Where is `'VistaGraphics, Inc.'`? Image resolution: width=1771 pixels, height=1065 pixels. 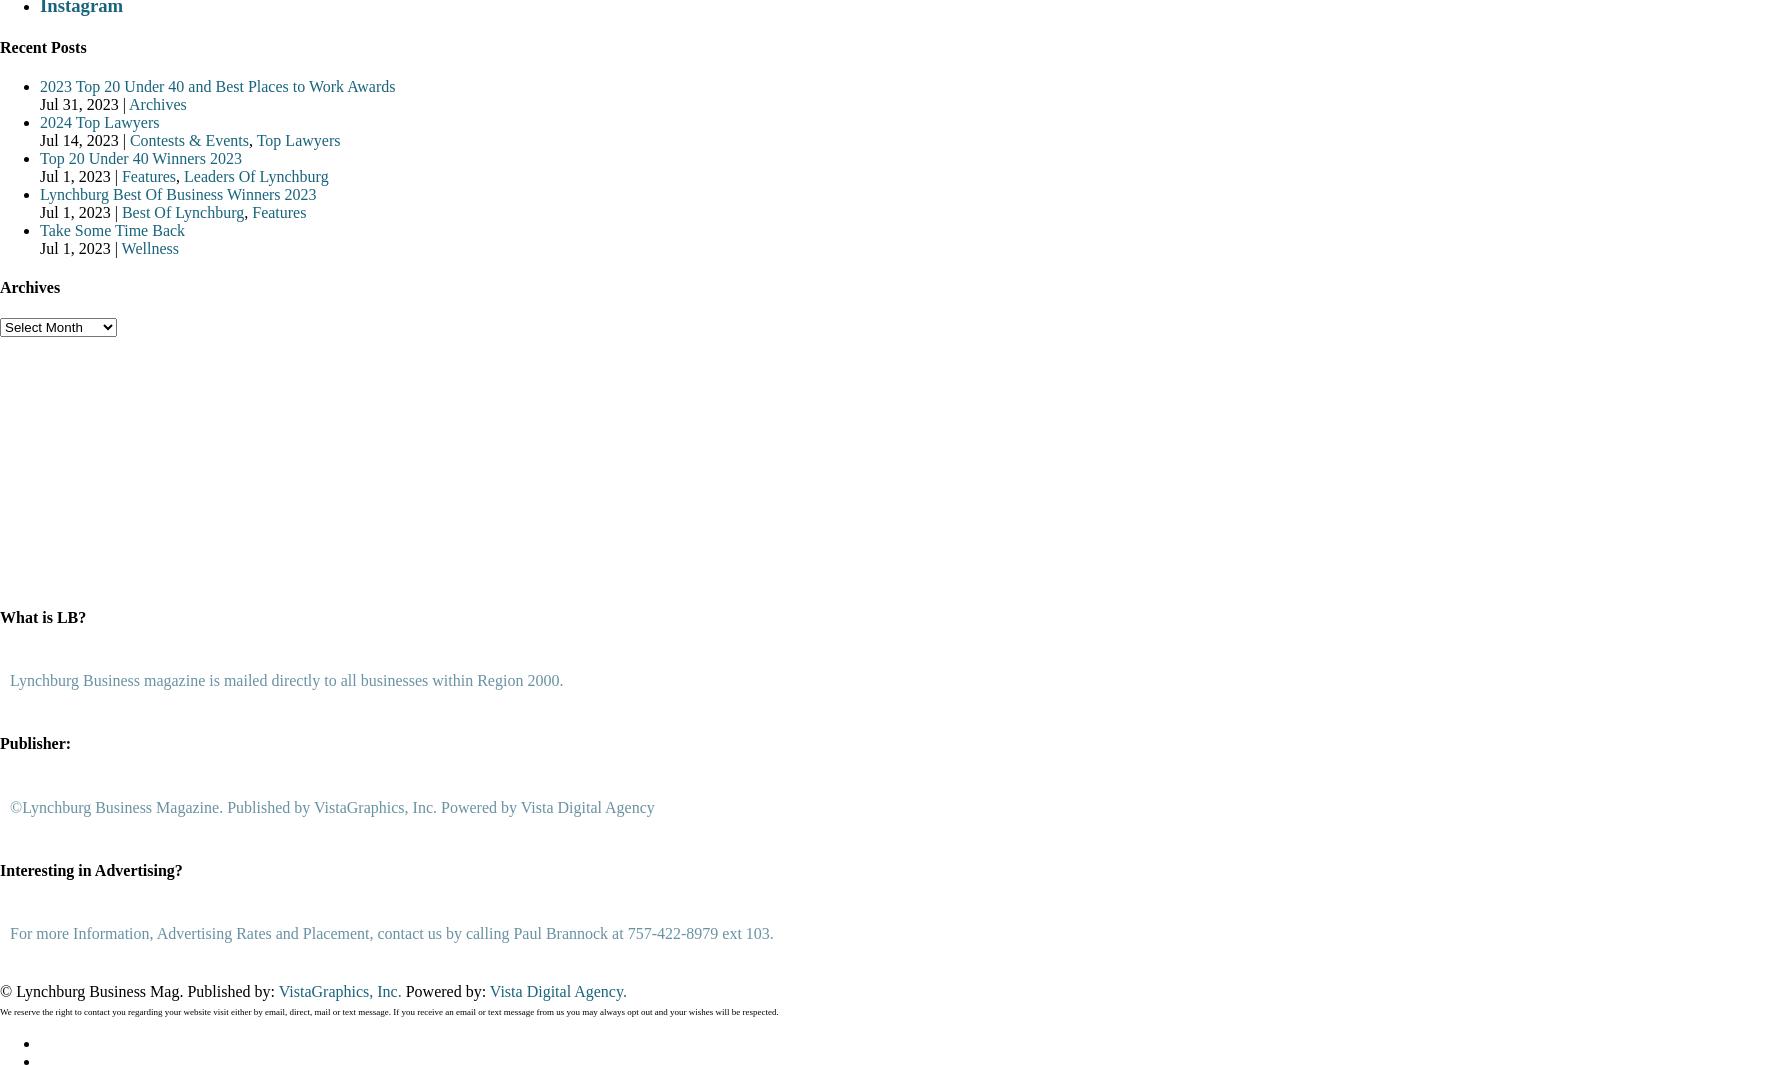
'VistaGraphics, Inc.' is located at coordinates (277, 991).